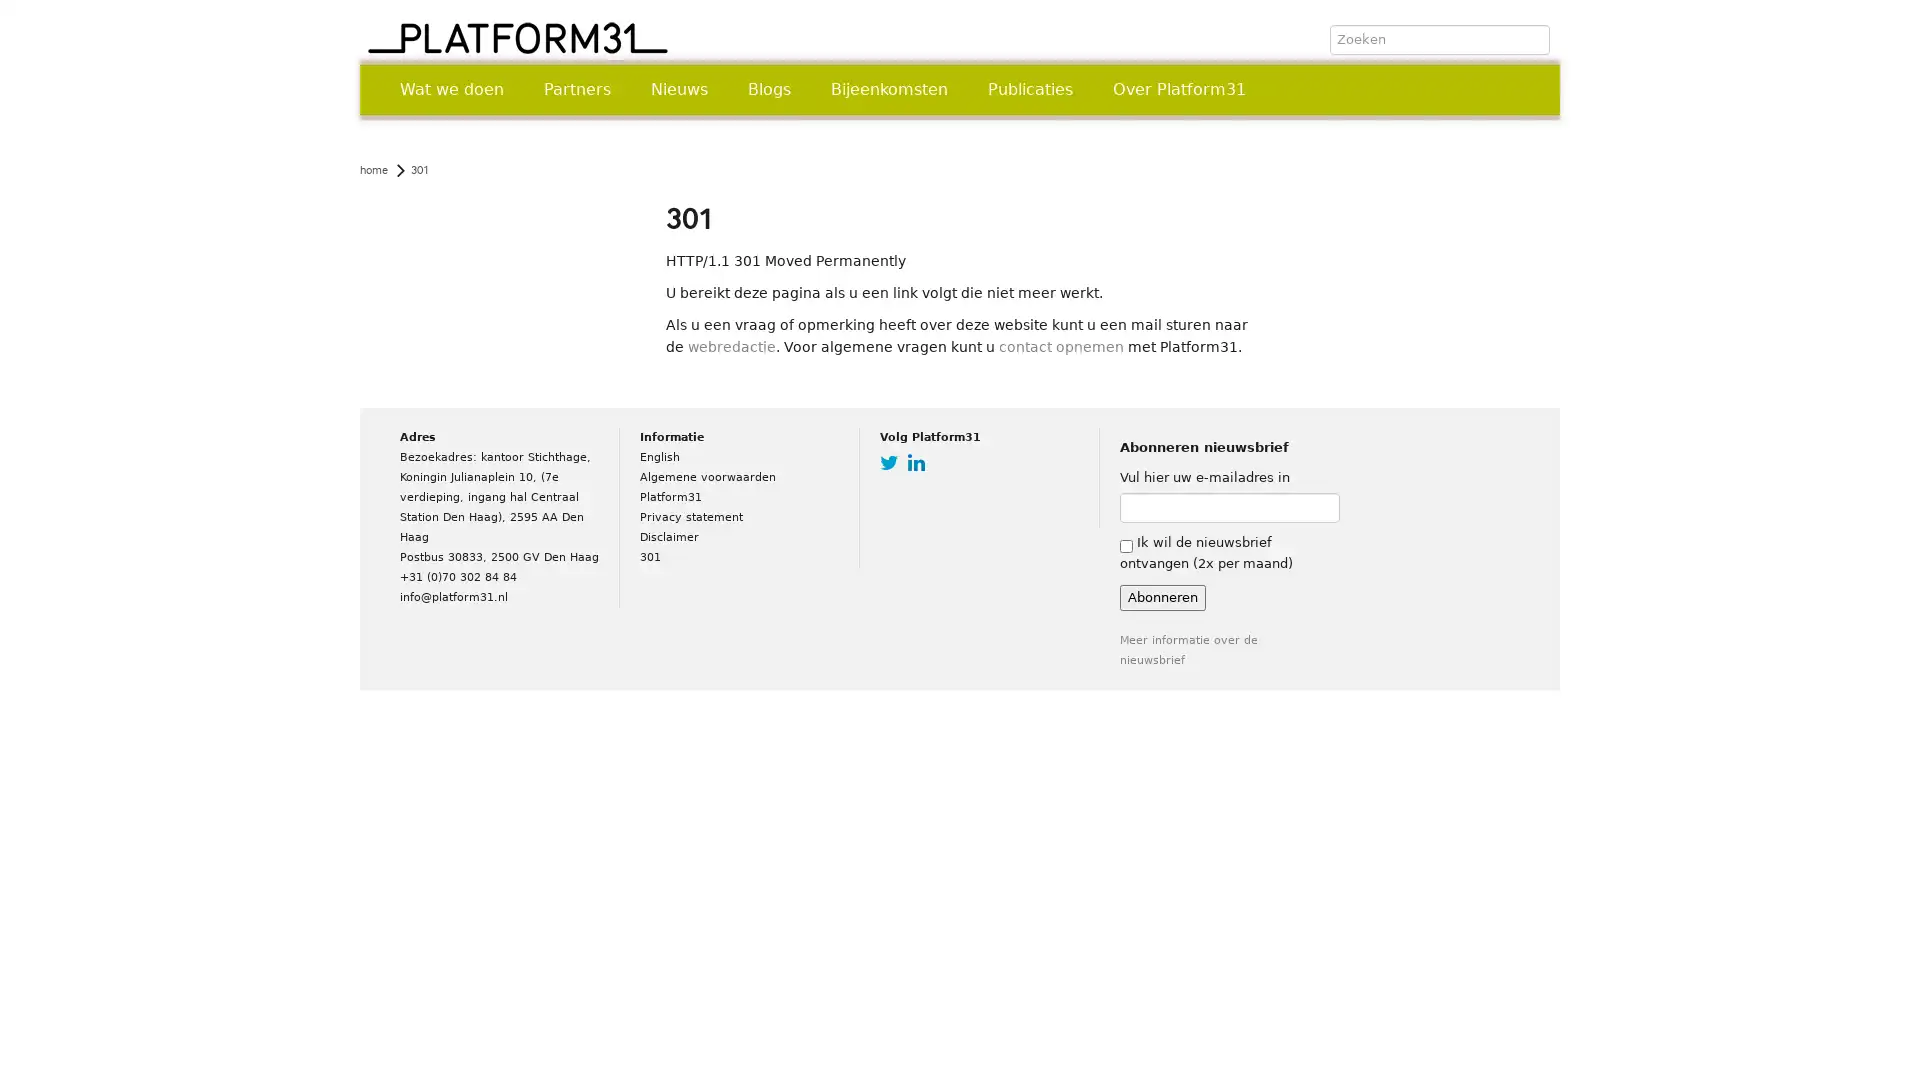 The image size is (1920, 1080). I want to click on Abonneren, so click(1162, 596).